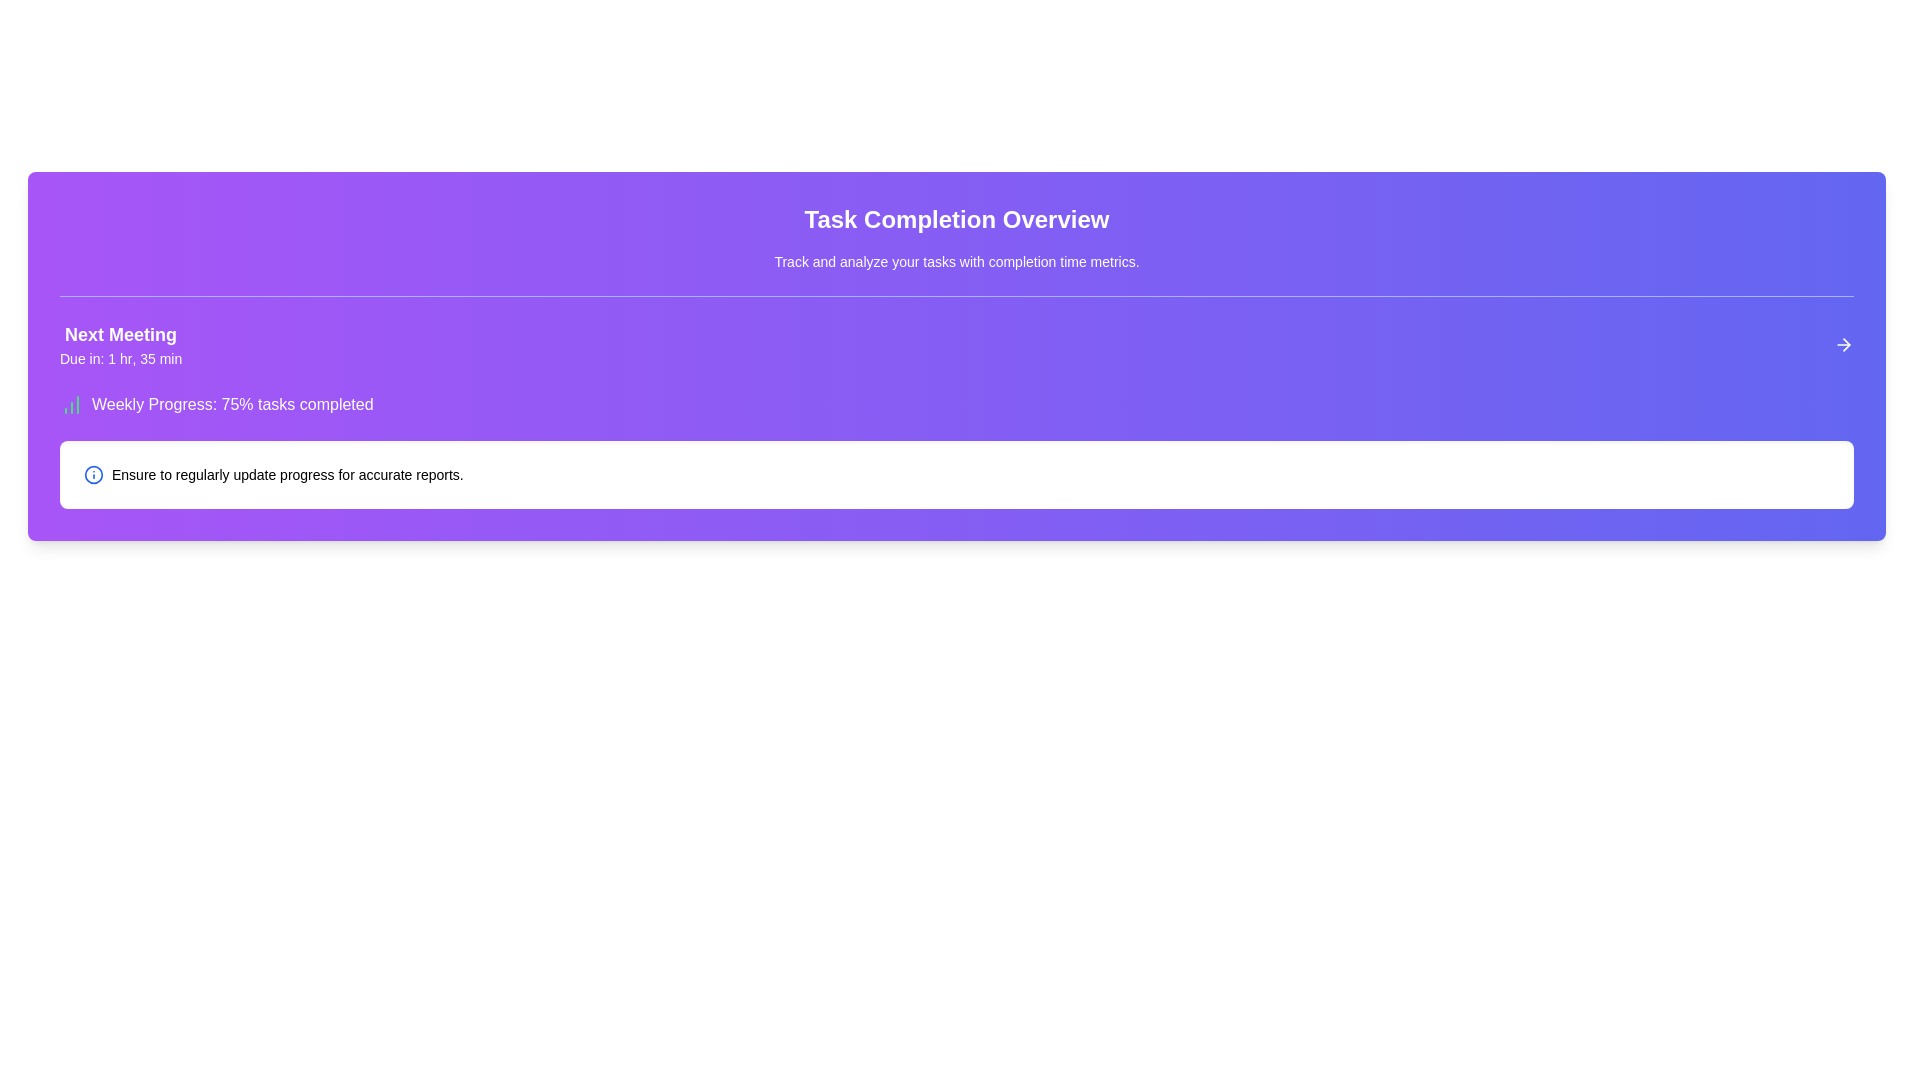 The height and width of the screenshot is (1080, 1920). Describe the element at coordinates (1842, 343) in the screenshot. I see `the rightward-pointing arrow icon in the 'Next Meeting' section` at that location.